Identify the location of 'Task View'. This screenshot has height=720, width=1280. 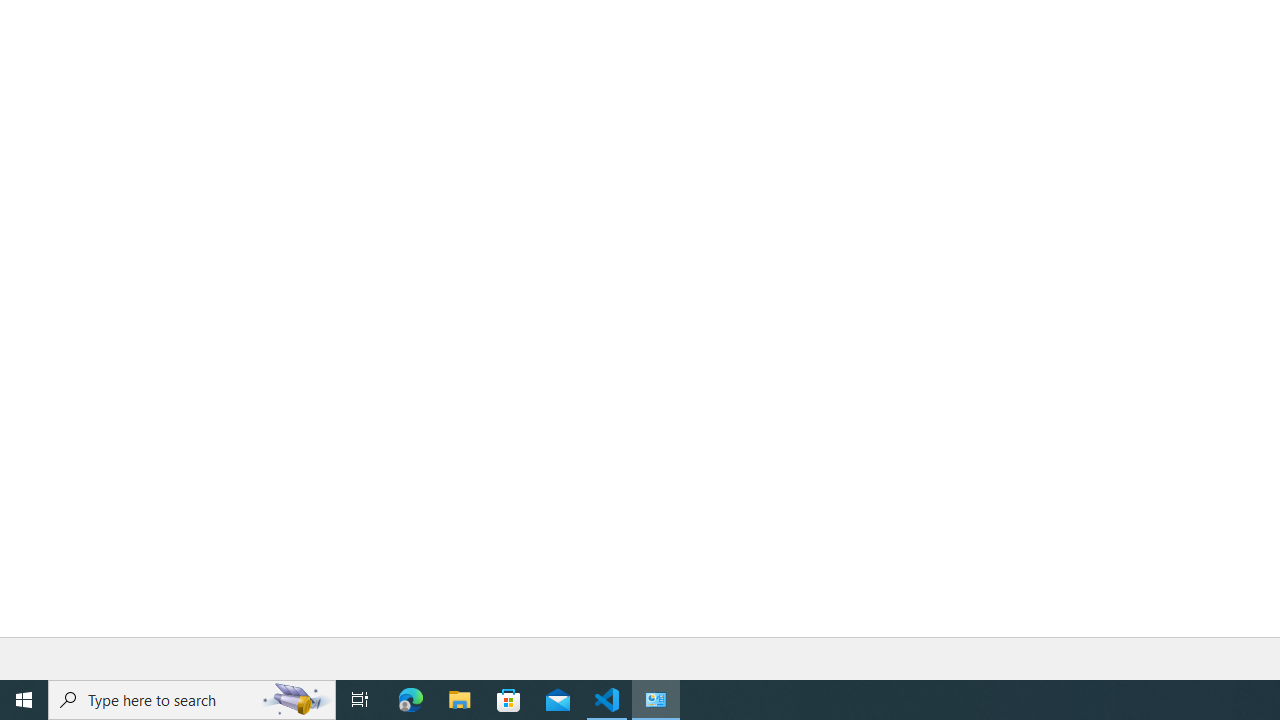
(359, 698).